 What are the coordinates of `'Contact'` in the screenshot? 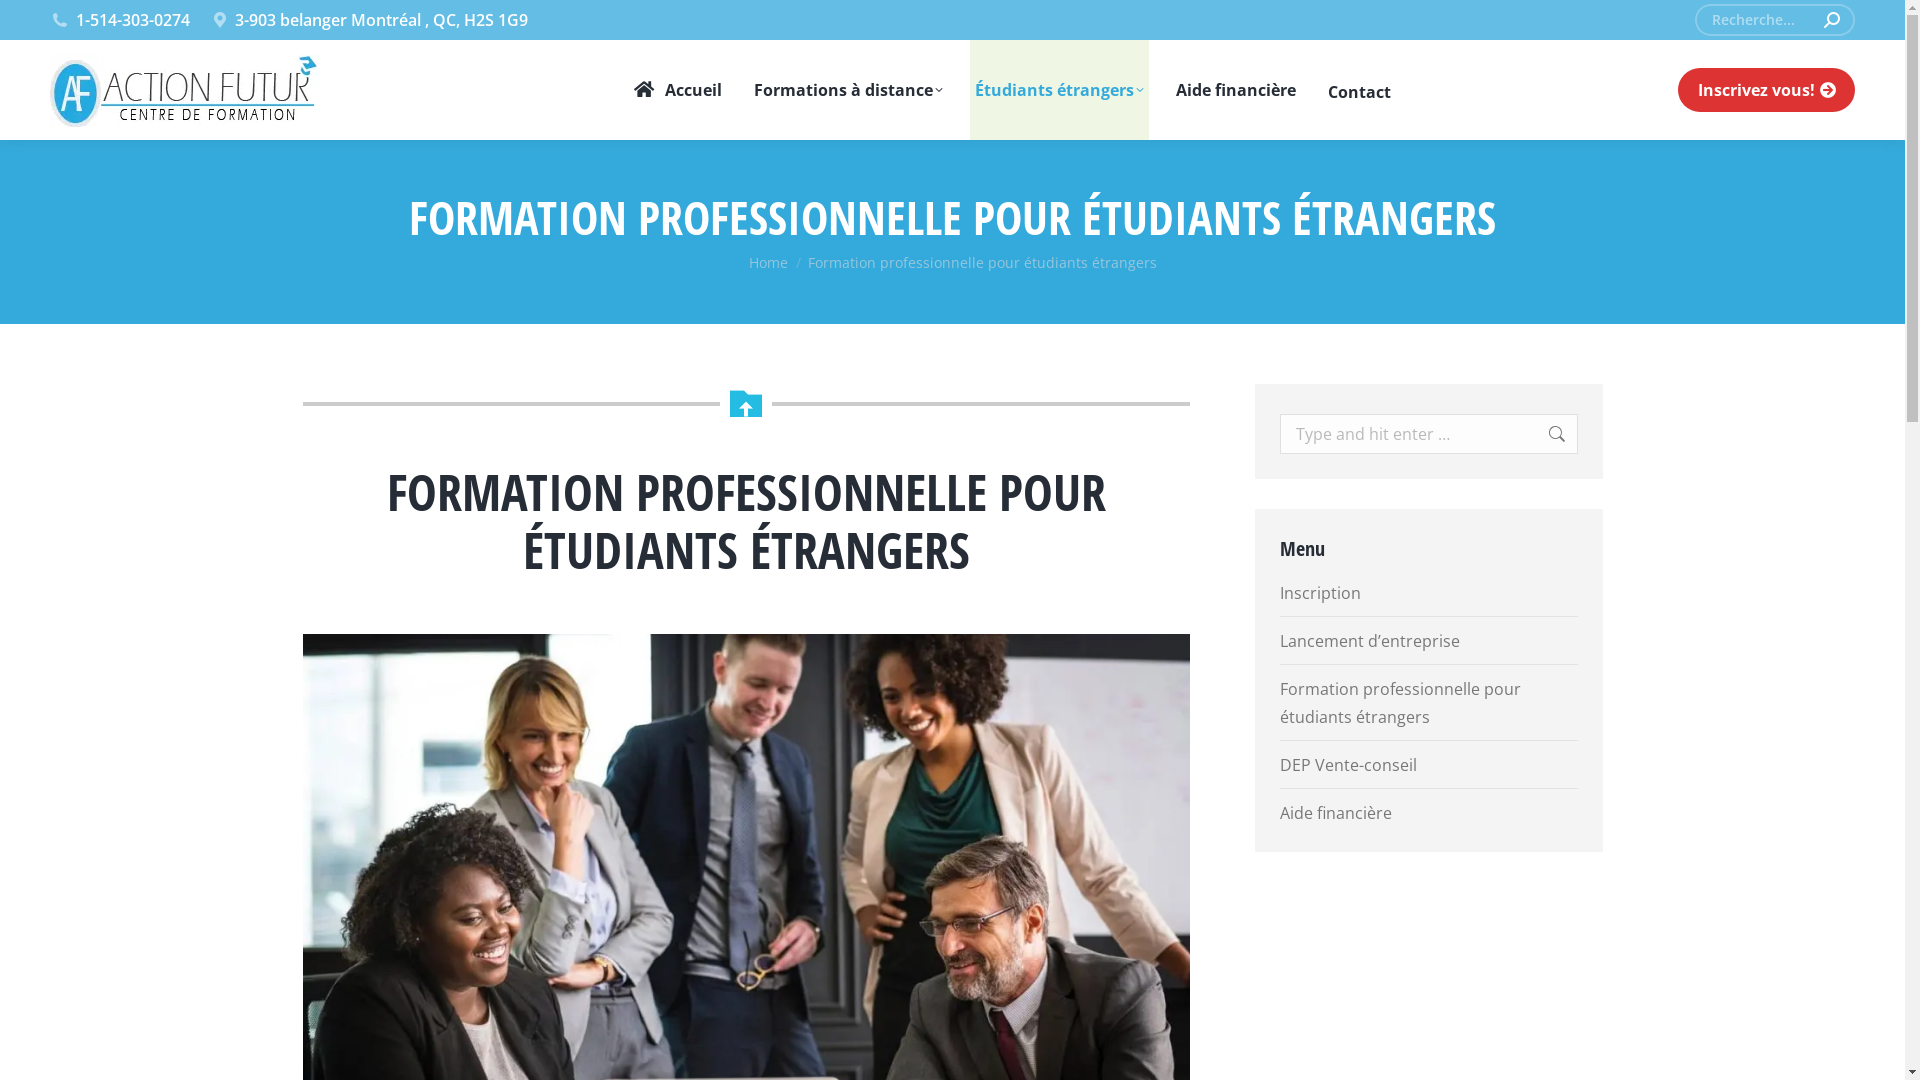 It's located at (1359, 88).